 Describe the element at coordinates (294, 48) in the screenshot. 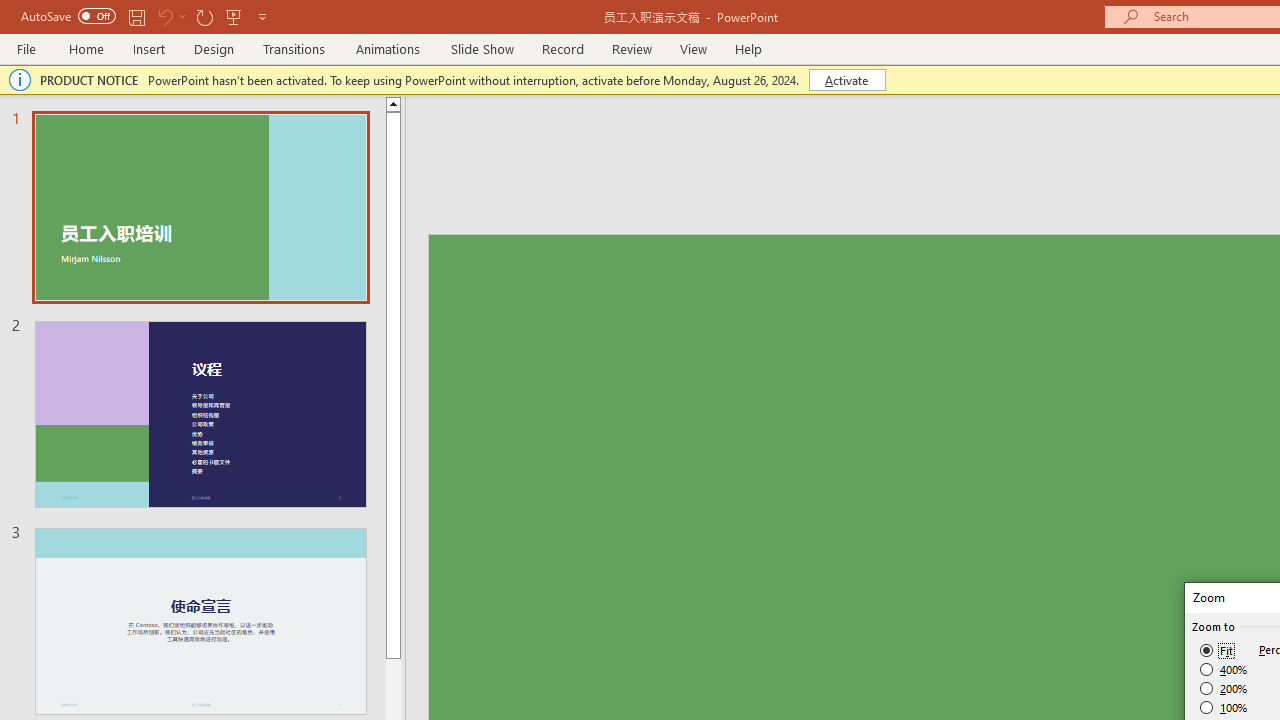

I see `'Transitions'` at that location.